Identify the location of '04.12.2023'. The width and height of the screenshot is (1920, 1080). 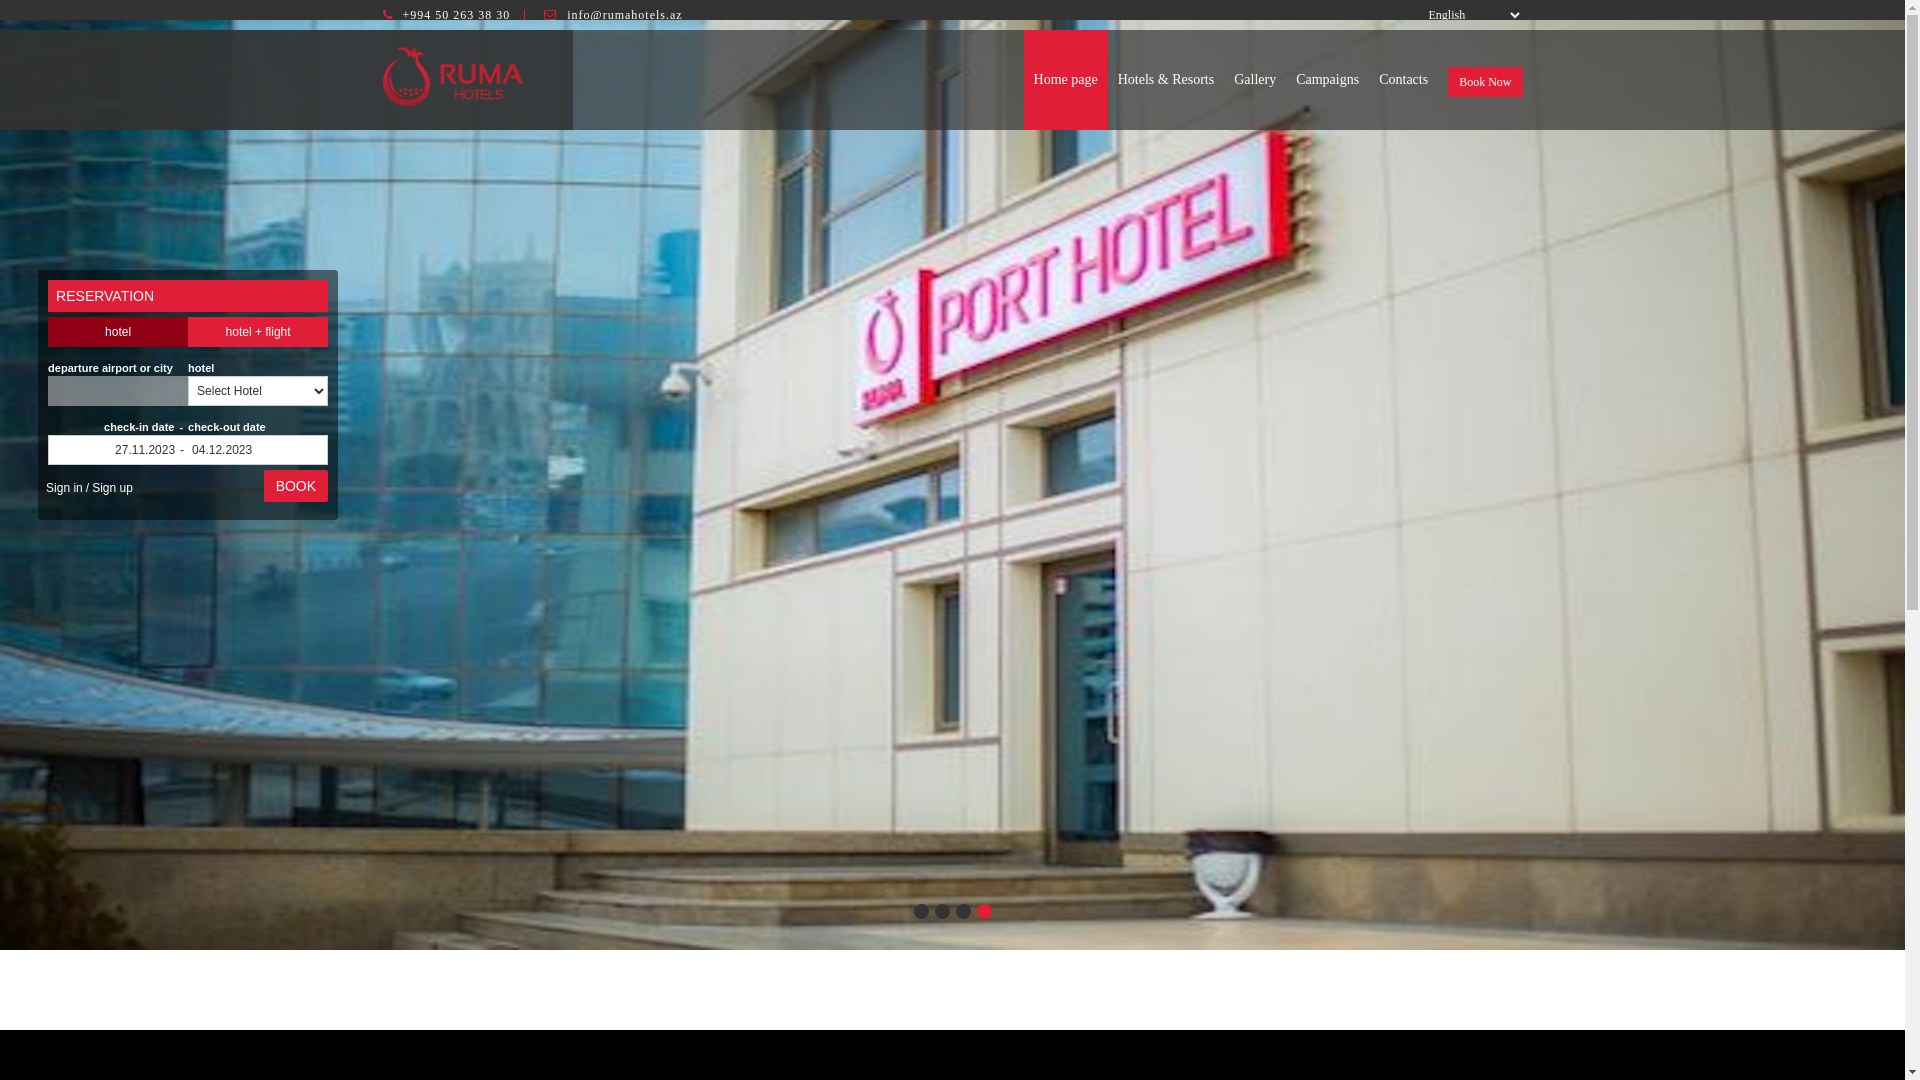
(187, 450).